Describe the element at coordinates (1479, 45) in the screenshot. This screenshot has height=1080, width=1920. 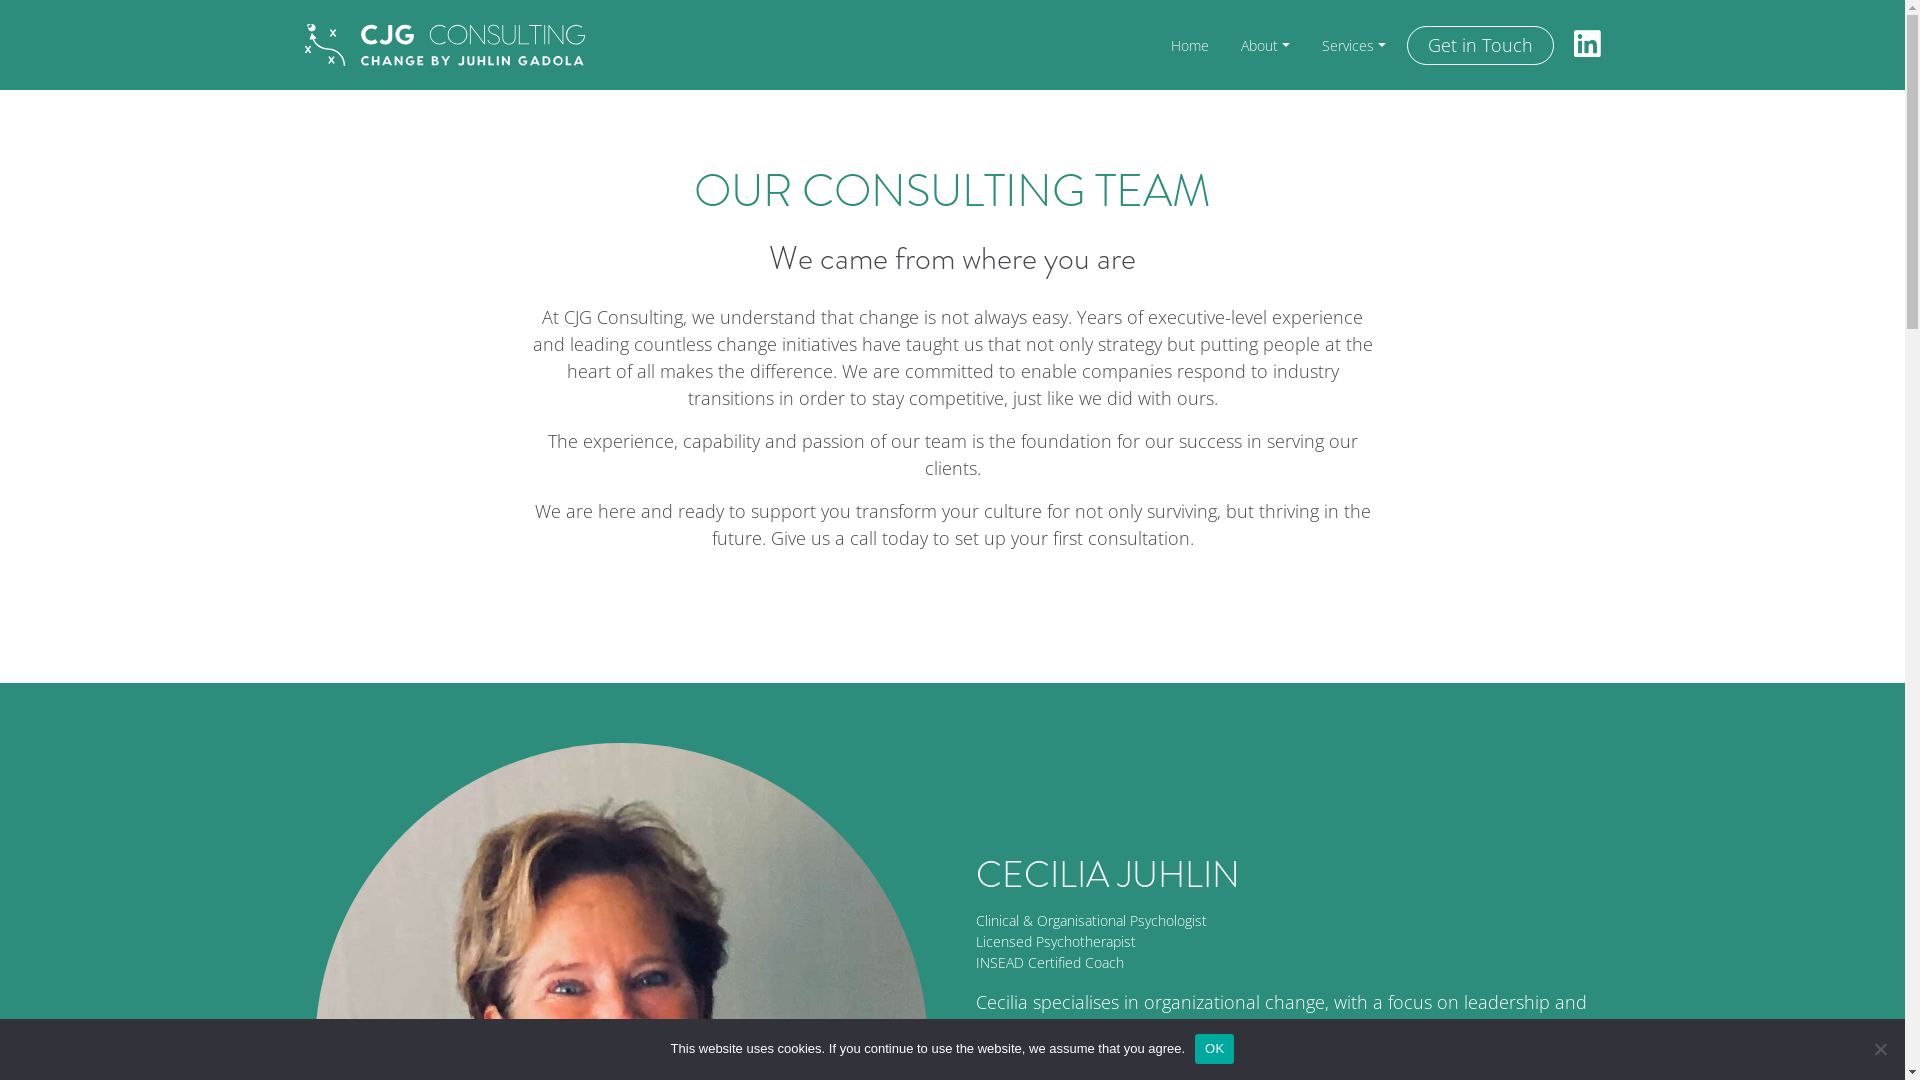
I see `'Get in Touch'` at that location.